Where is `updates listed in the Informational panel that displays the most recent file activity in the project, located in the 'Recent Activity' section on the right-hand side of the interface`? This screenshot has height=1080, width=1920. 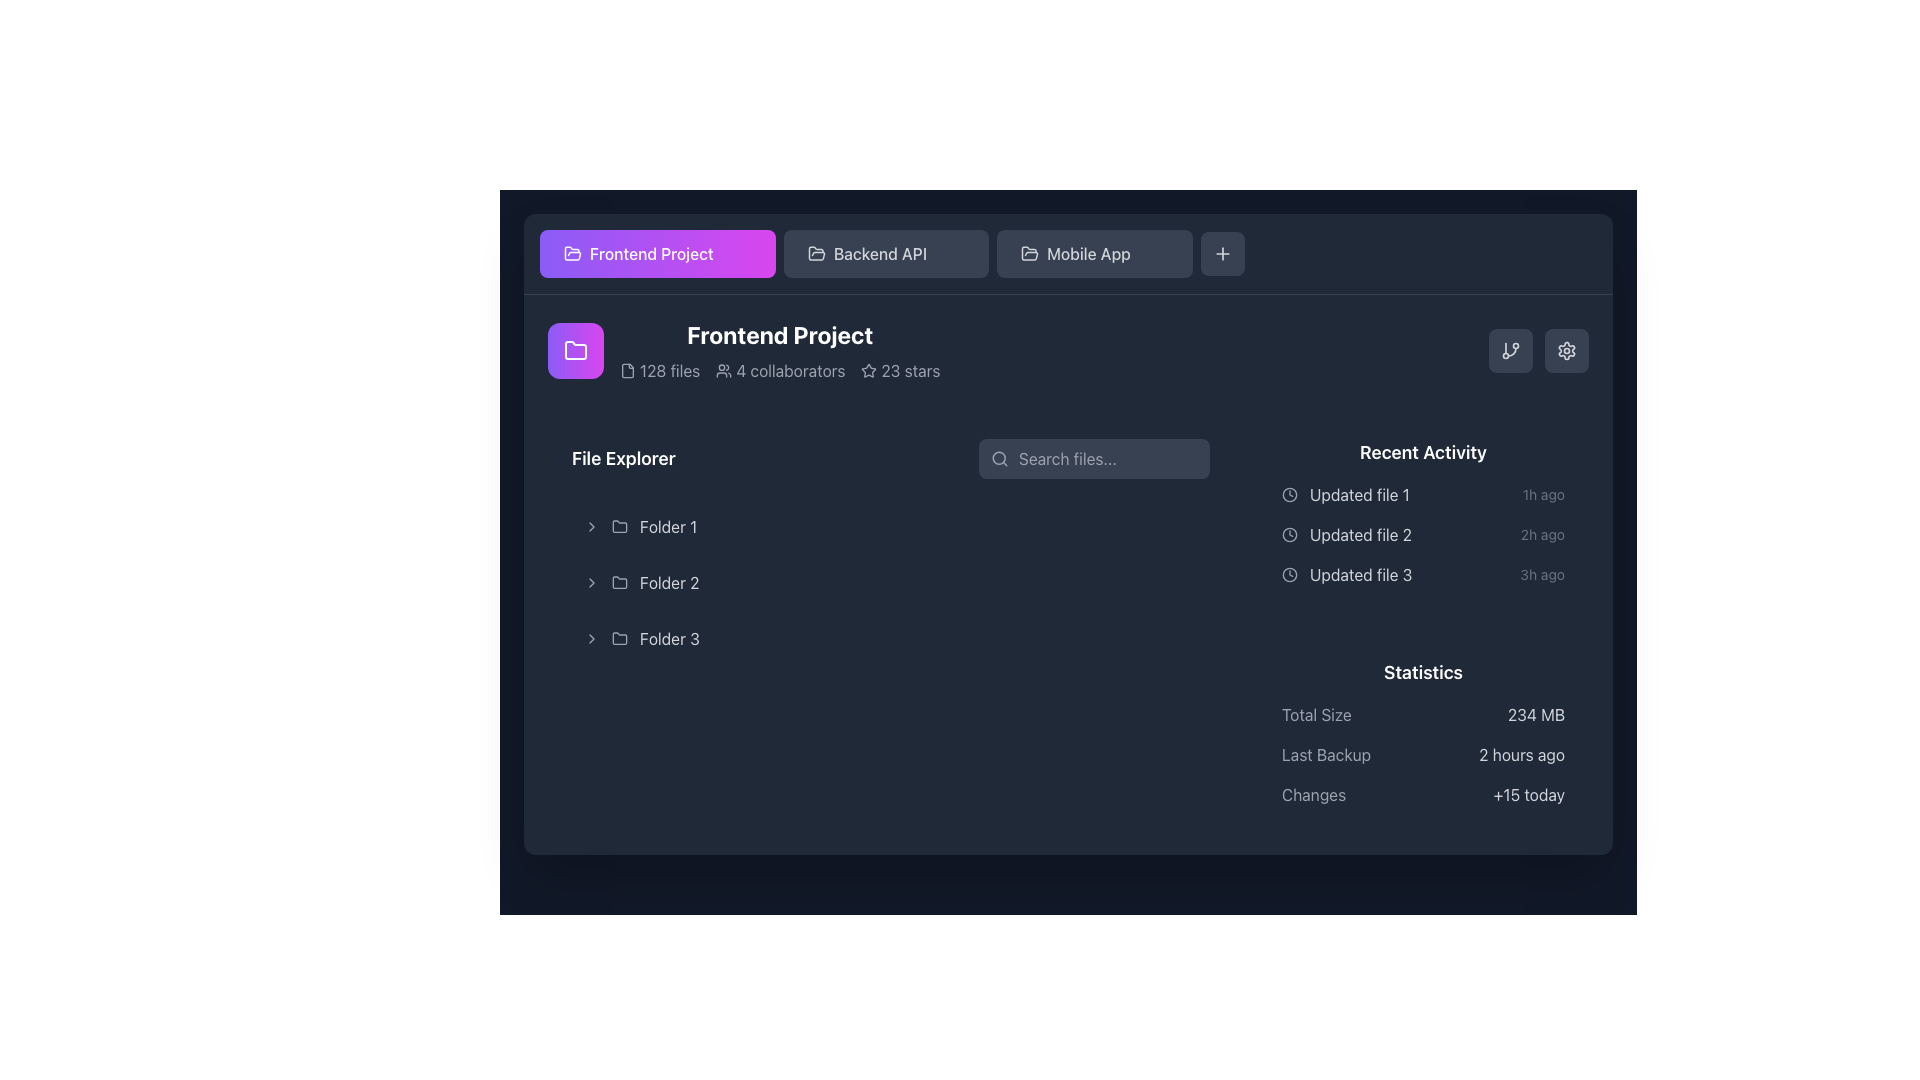
updates listed in the Informational panel that displays the most recent file activity in the project, located in the 'Recent Activity' section on the right-hand side of the interface is located at coordinates (1422, 512).